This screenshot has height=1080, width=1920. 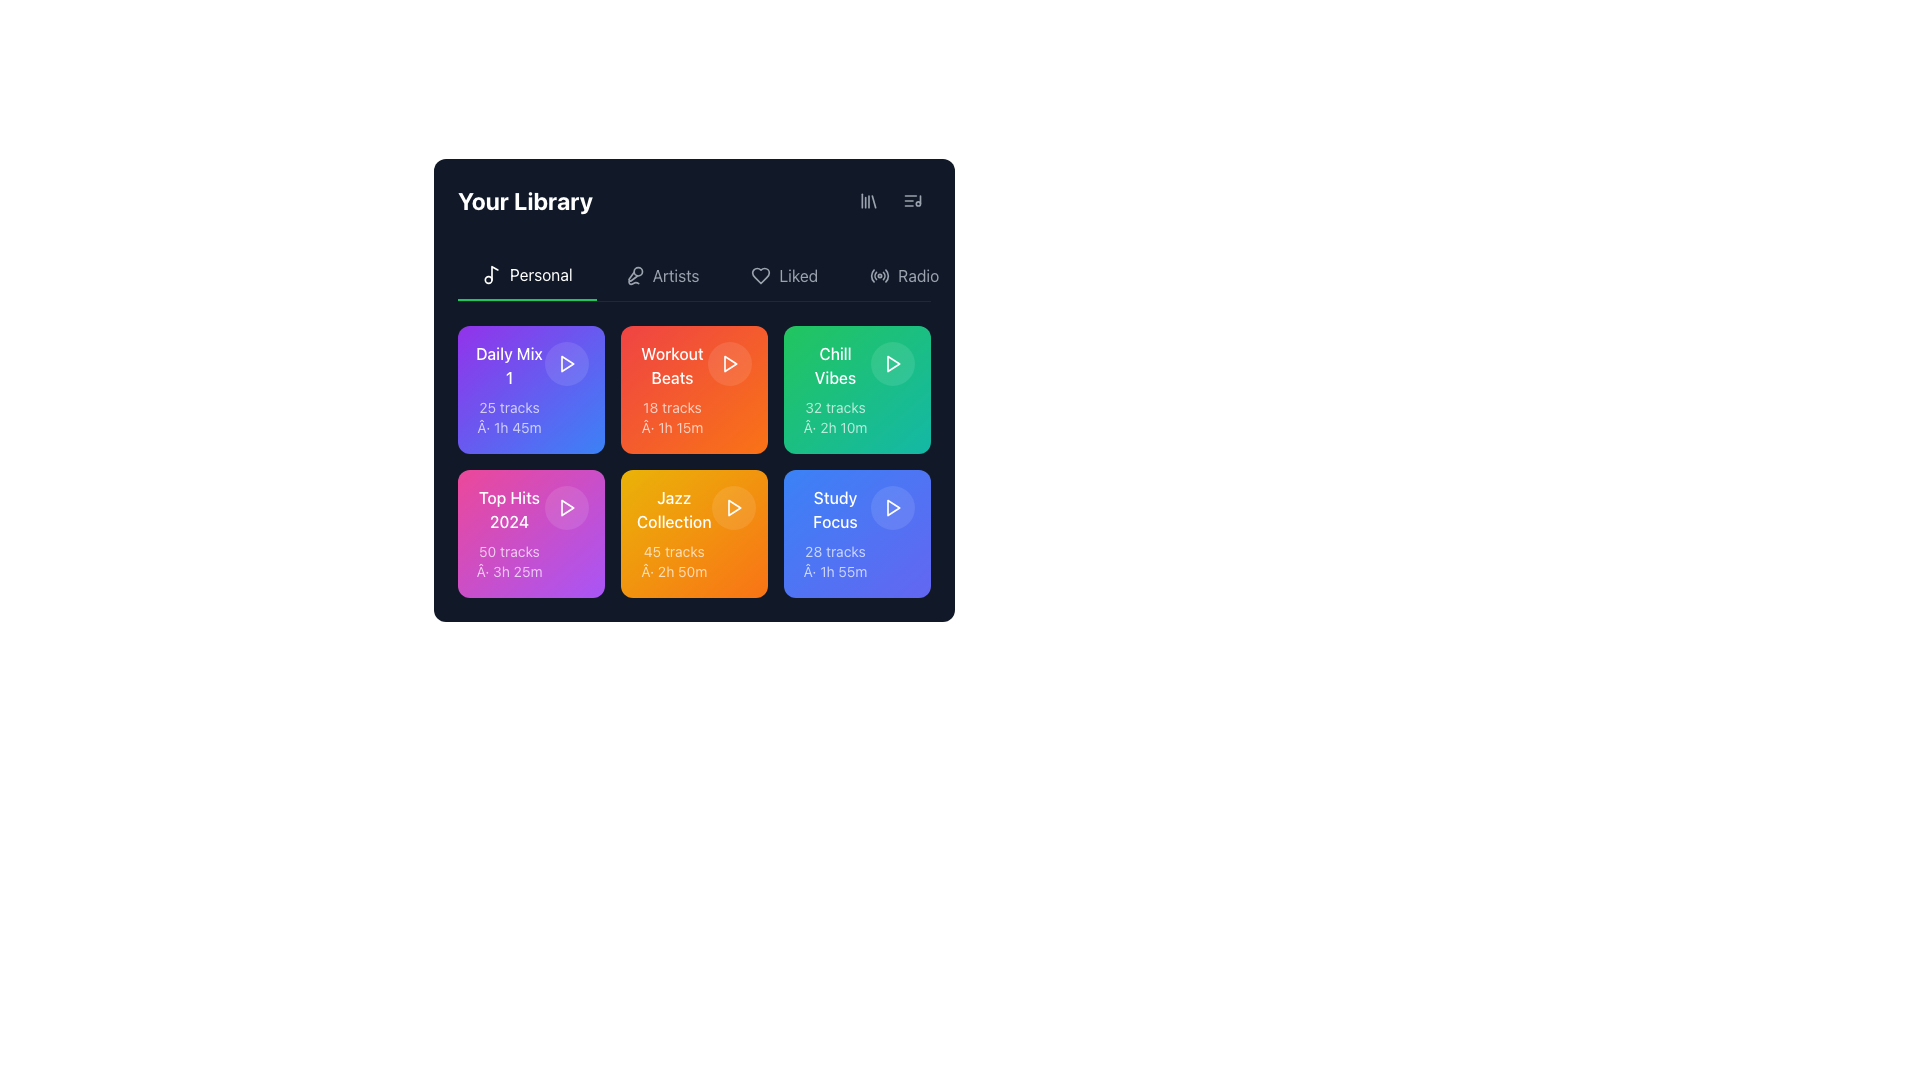 I want to click on the triangular play icon located in the top-right quadrant of the green 'Chill Vibes' tile, so click(x=892, y=363).